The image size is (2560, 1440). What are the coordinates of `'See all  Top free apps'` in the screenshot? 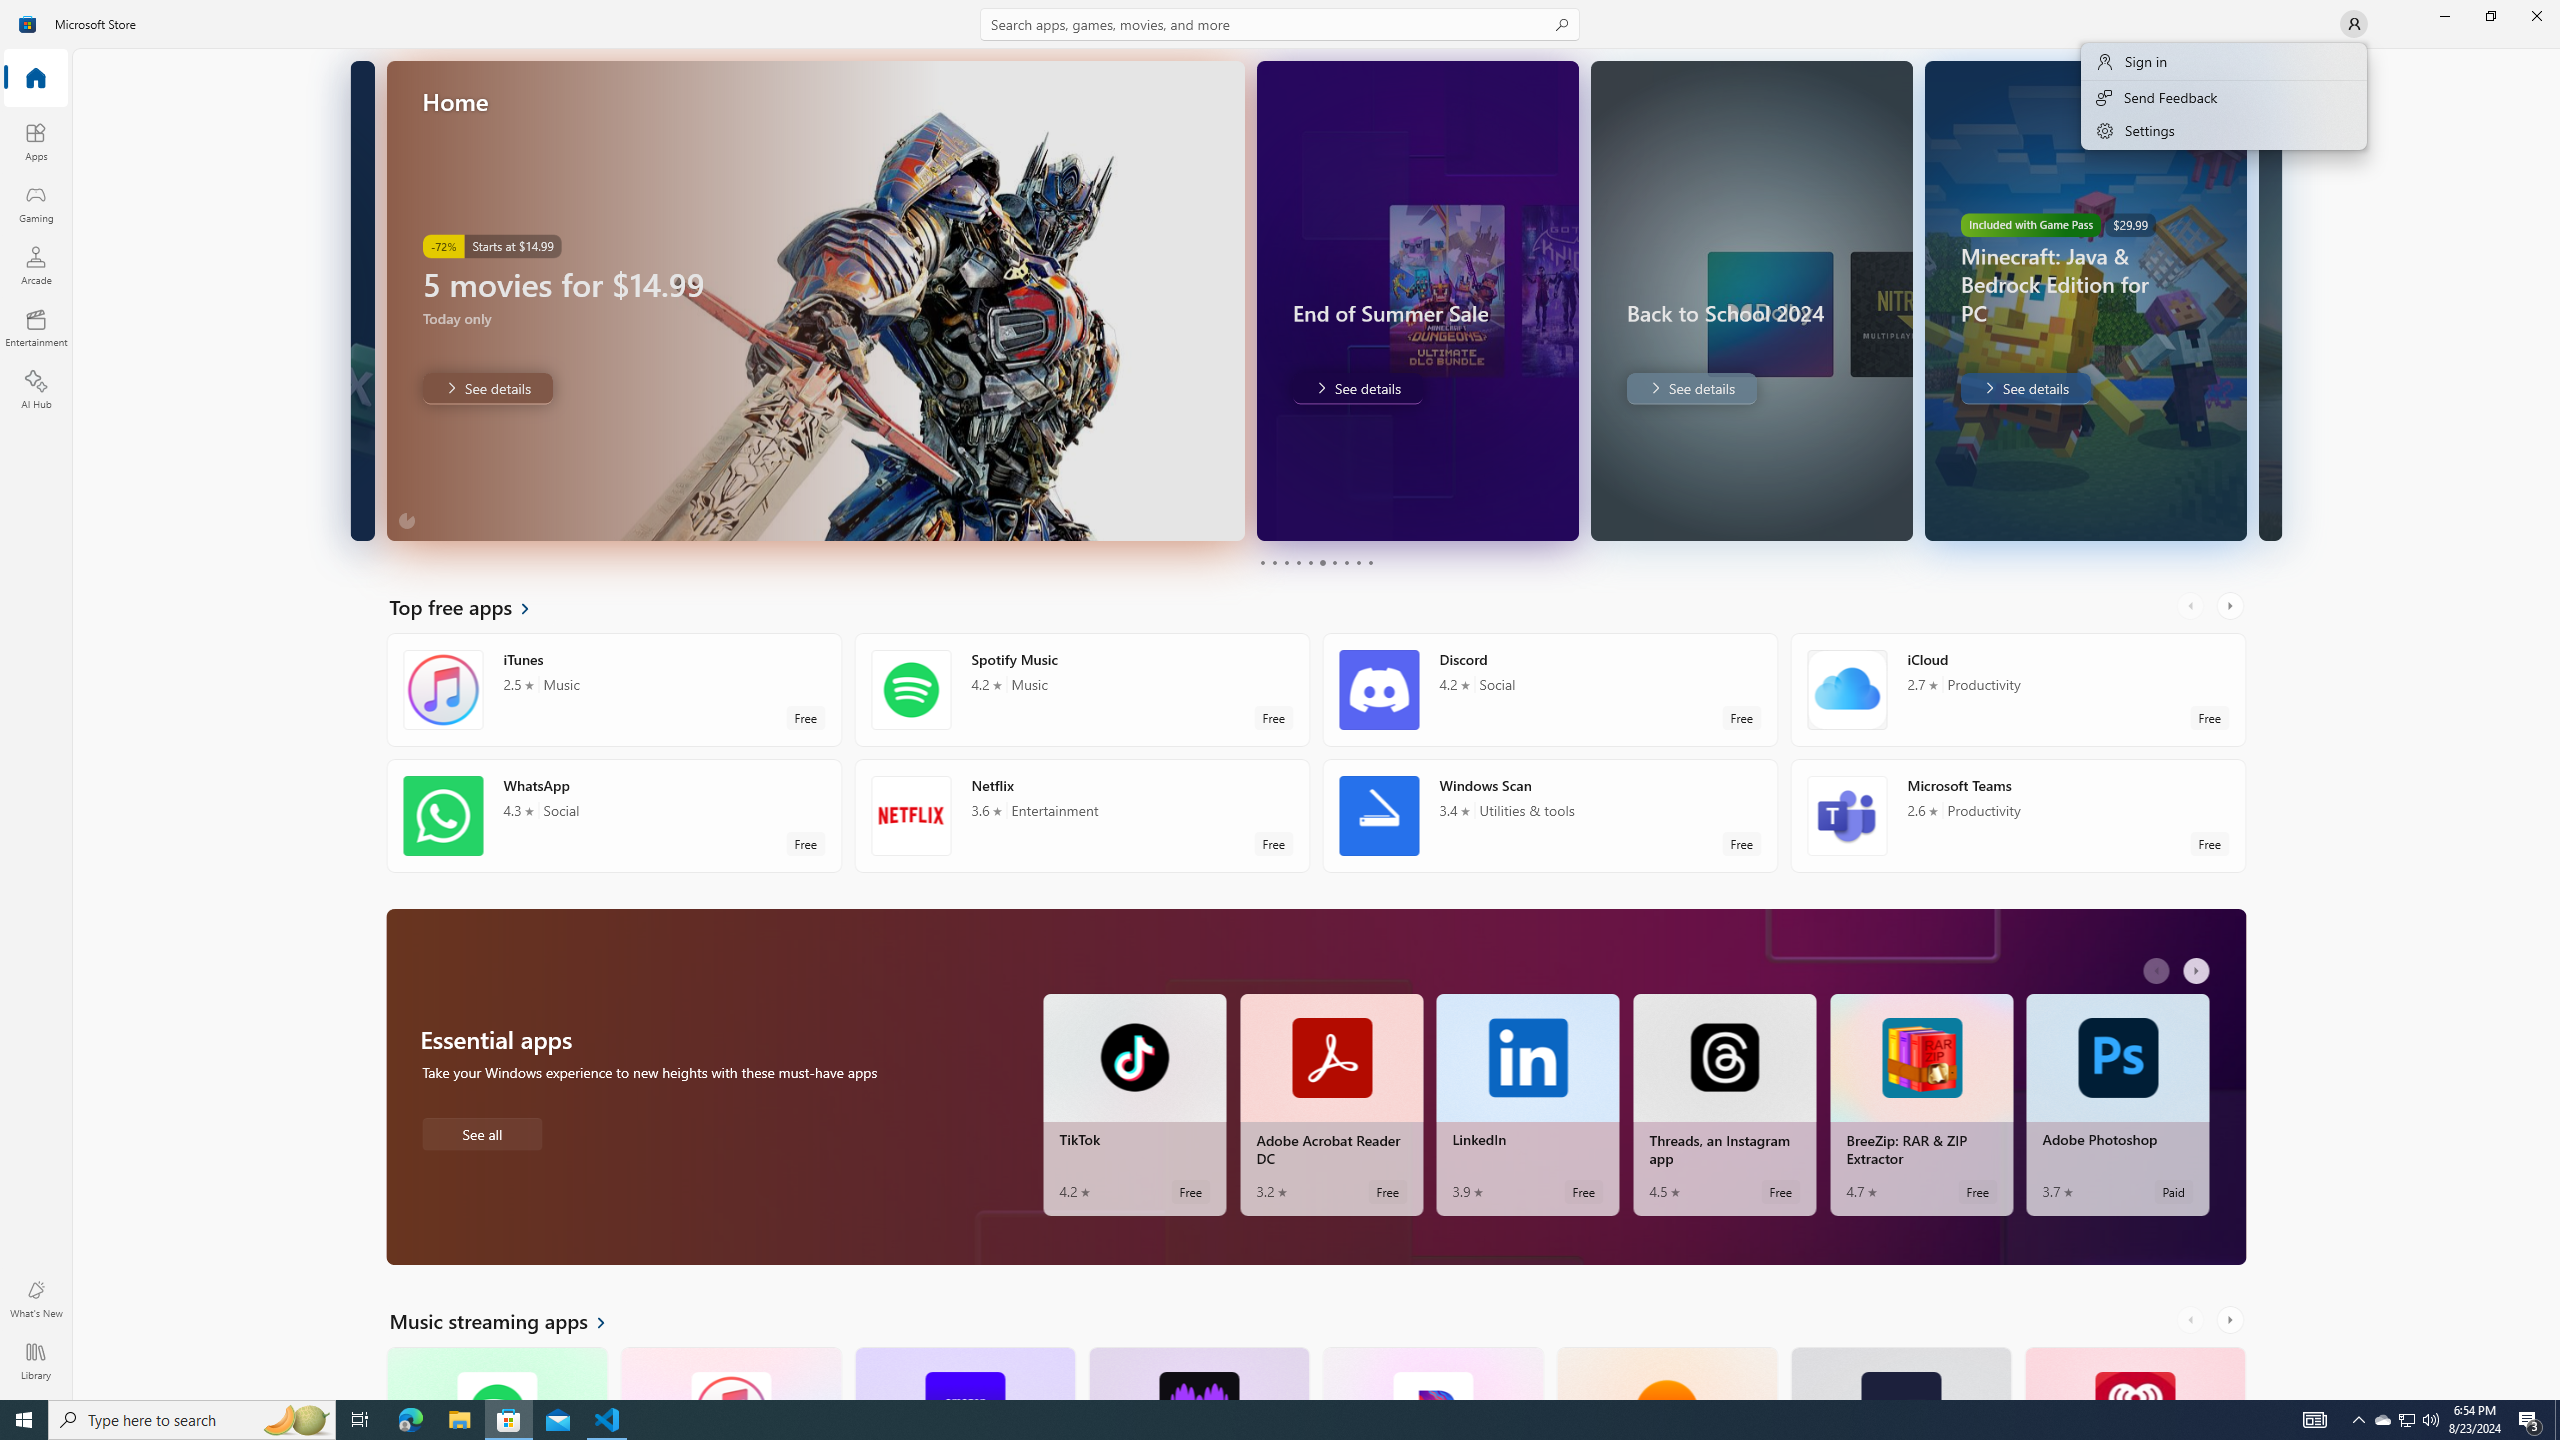 It's located at (472, 605).